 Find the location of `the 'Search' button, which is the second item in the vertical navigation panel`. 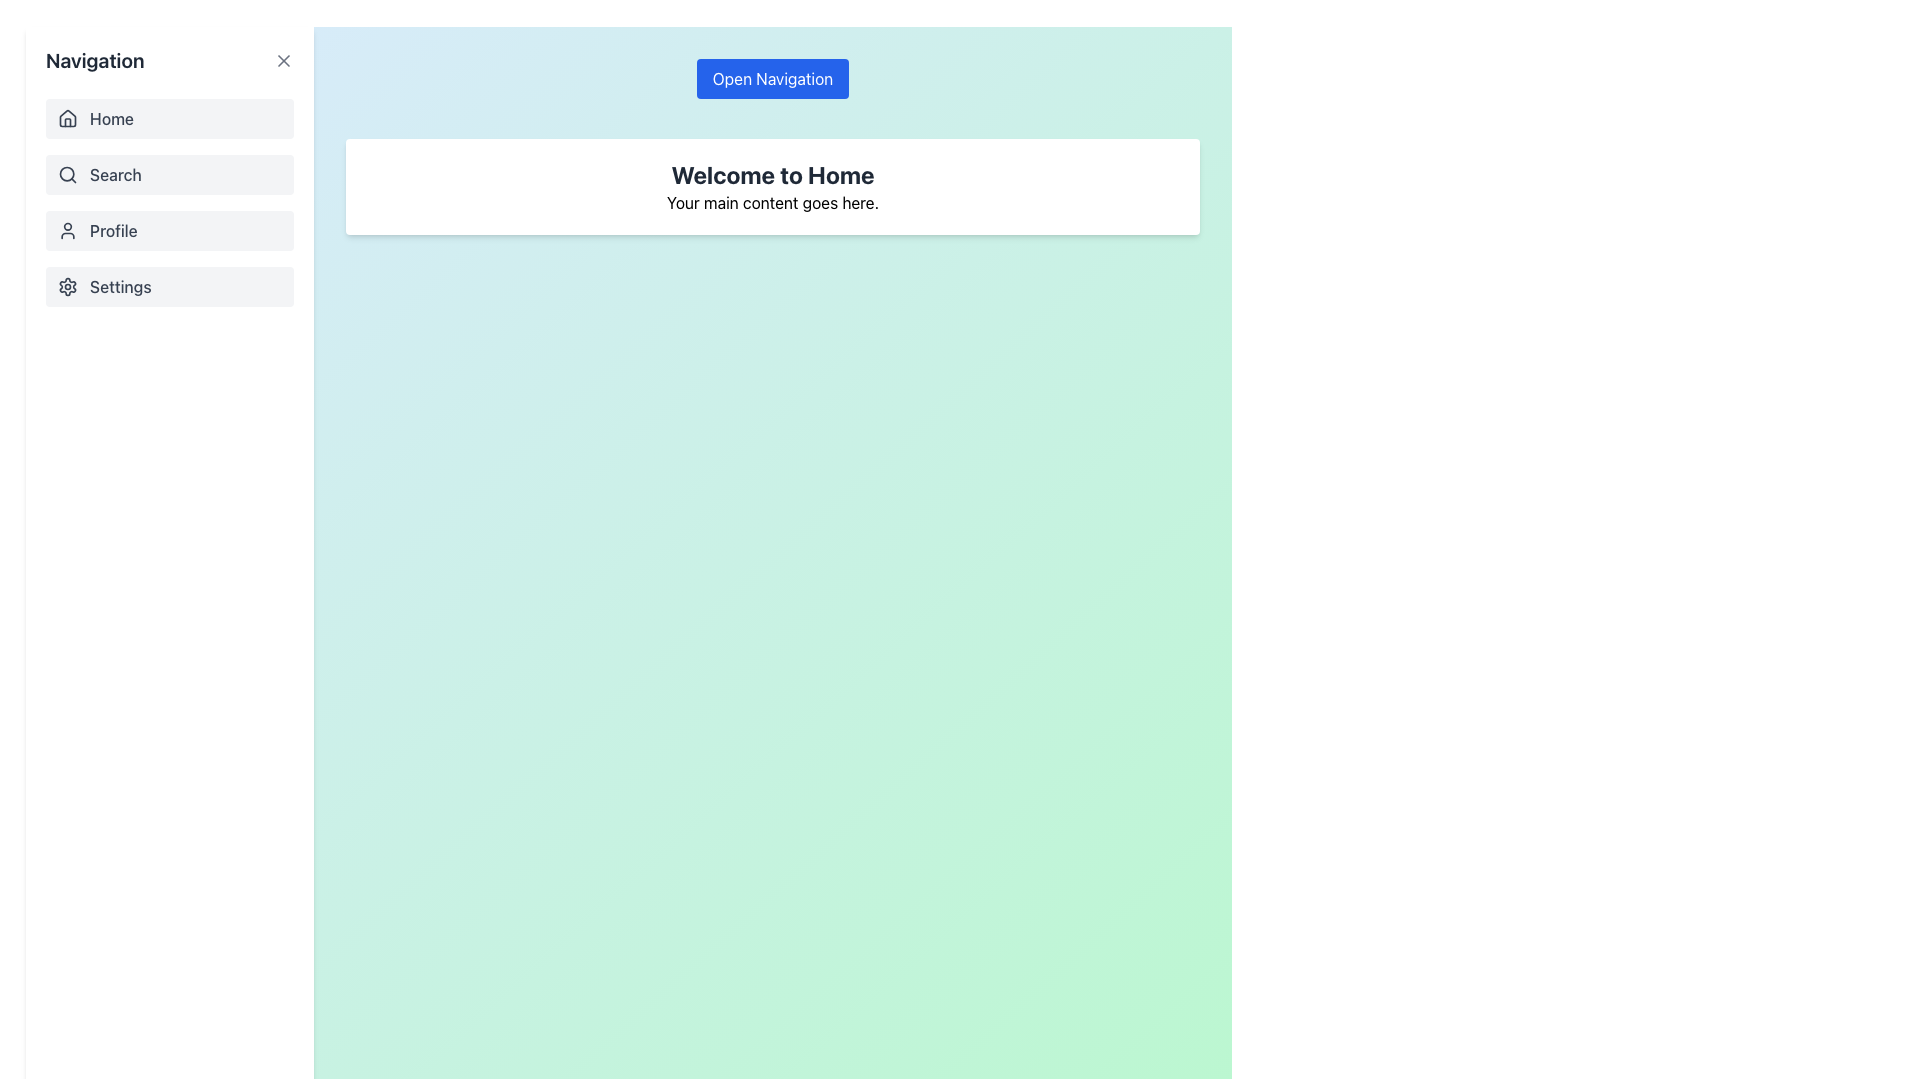

the 'Search' button, which is the second item in the vertical navigation panel is located at coordinates (169, 203).